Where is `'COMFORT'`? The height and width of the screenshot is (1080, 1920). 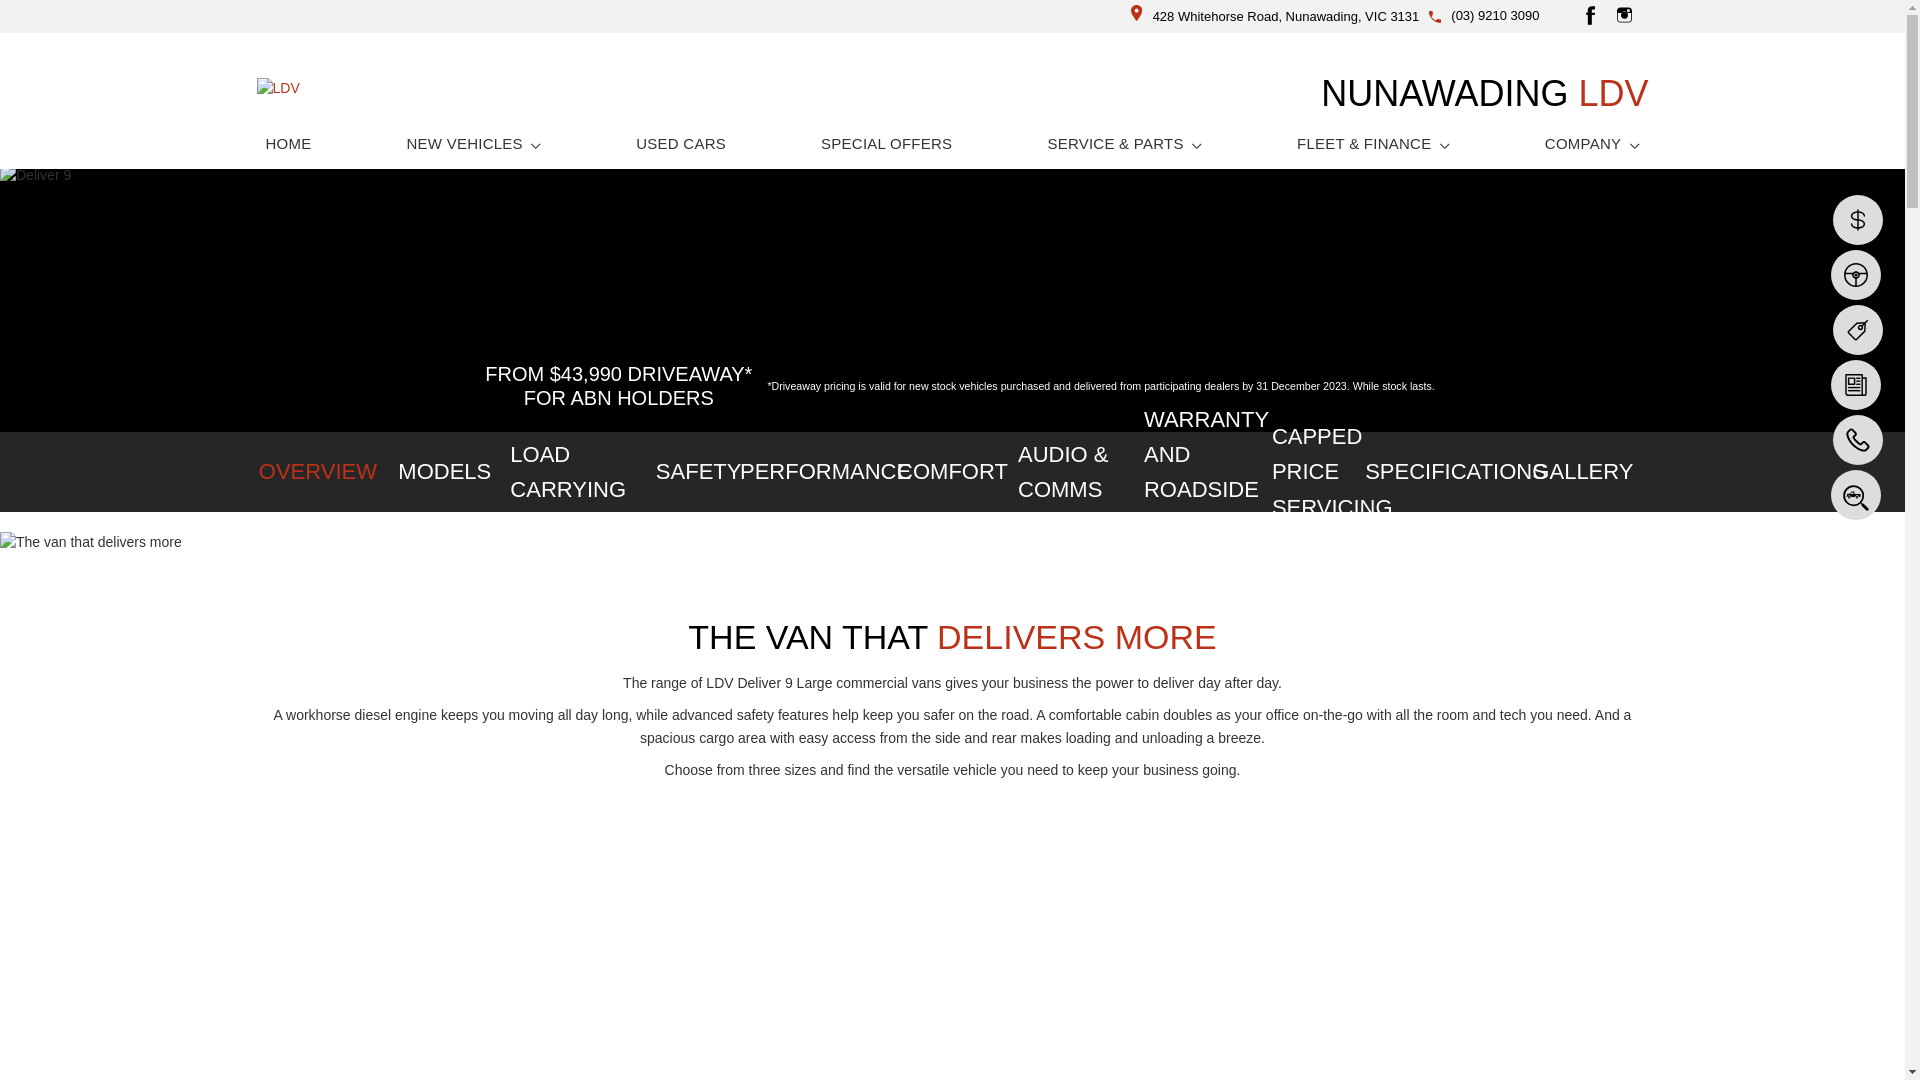 'COMFORT' is located at coordinates (951, 471).